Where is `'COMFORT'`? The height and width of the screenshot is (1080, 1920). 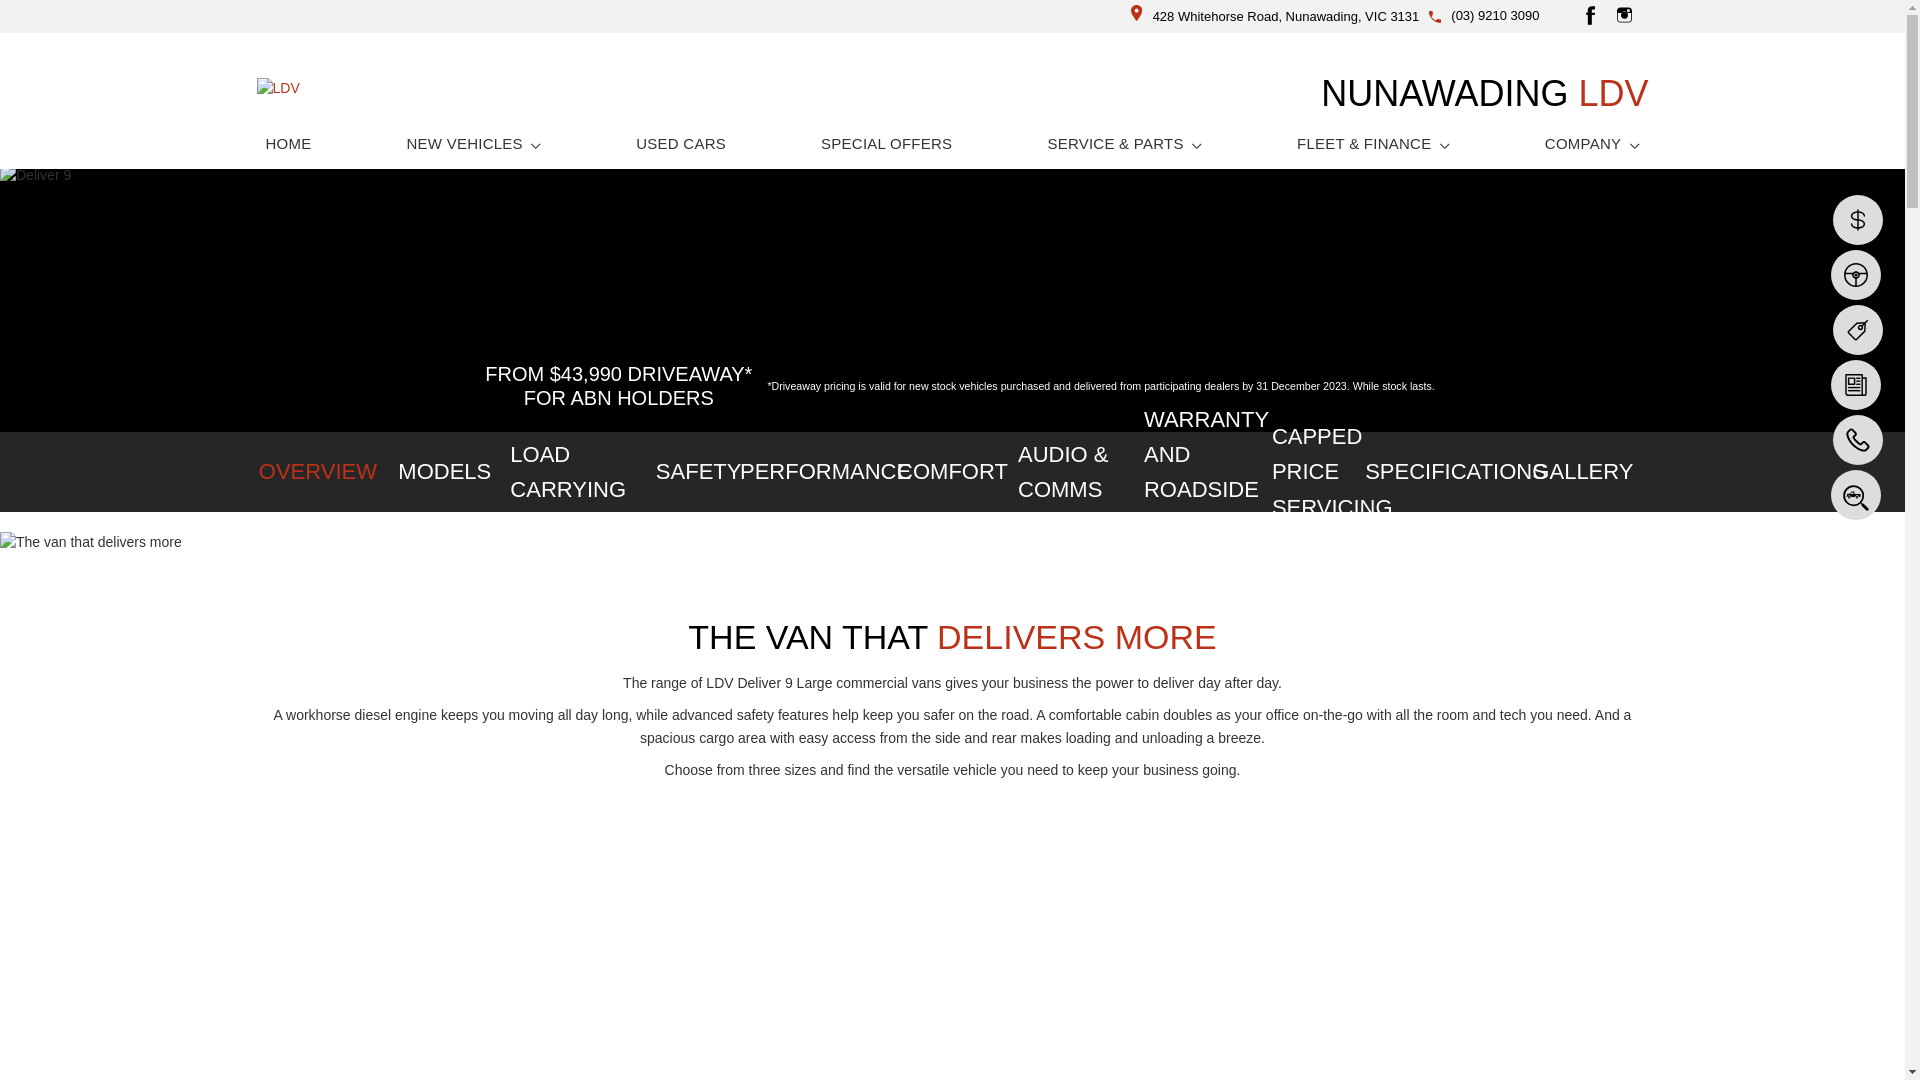 'COMFORT' is located at coordinates (951, 471).